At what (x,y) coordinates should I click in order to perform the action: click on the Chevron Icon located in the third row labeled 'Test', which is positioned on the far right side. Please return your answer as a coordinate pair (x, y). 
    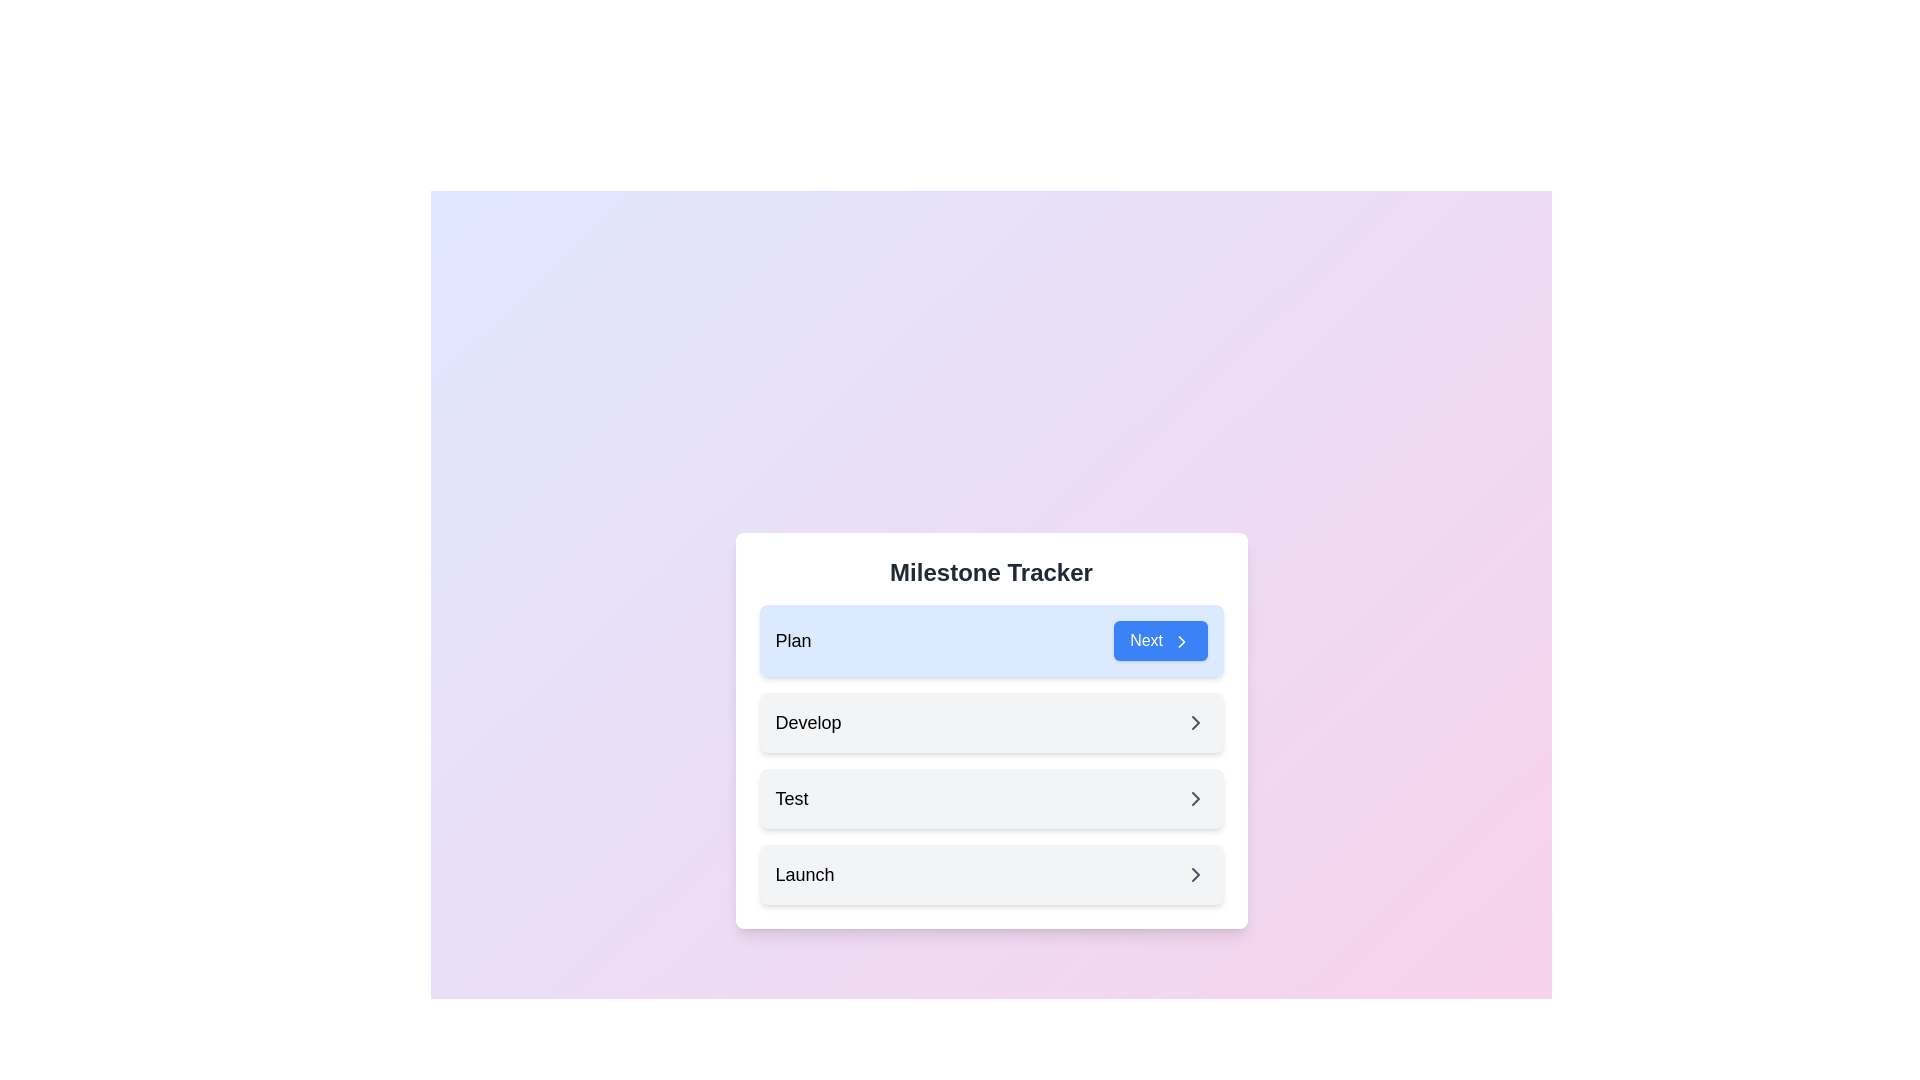
    Looking at the image, I should click on (1195, 797).